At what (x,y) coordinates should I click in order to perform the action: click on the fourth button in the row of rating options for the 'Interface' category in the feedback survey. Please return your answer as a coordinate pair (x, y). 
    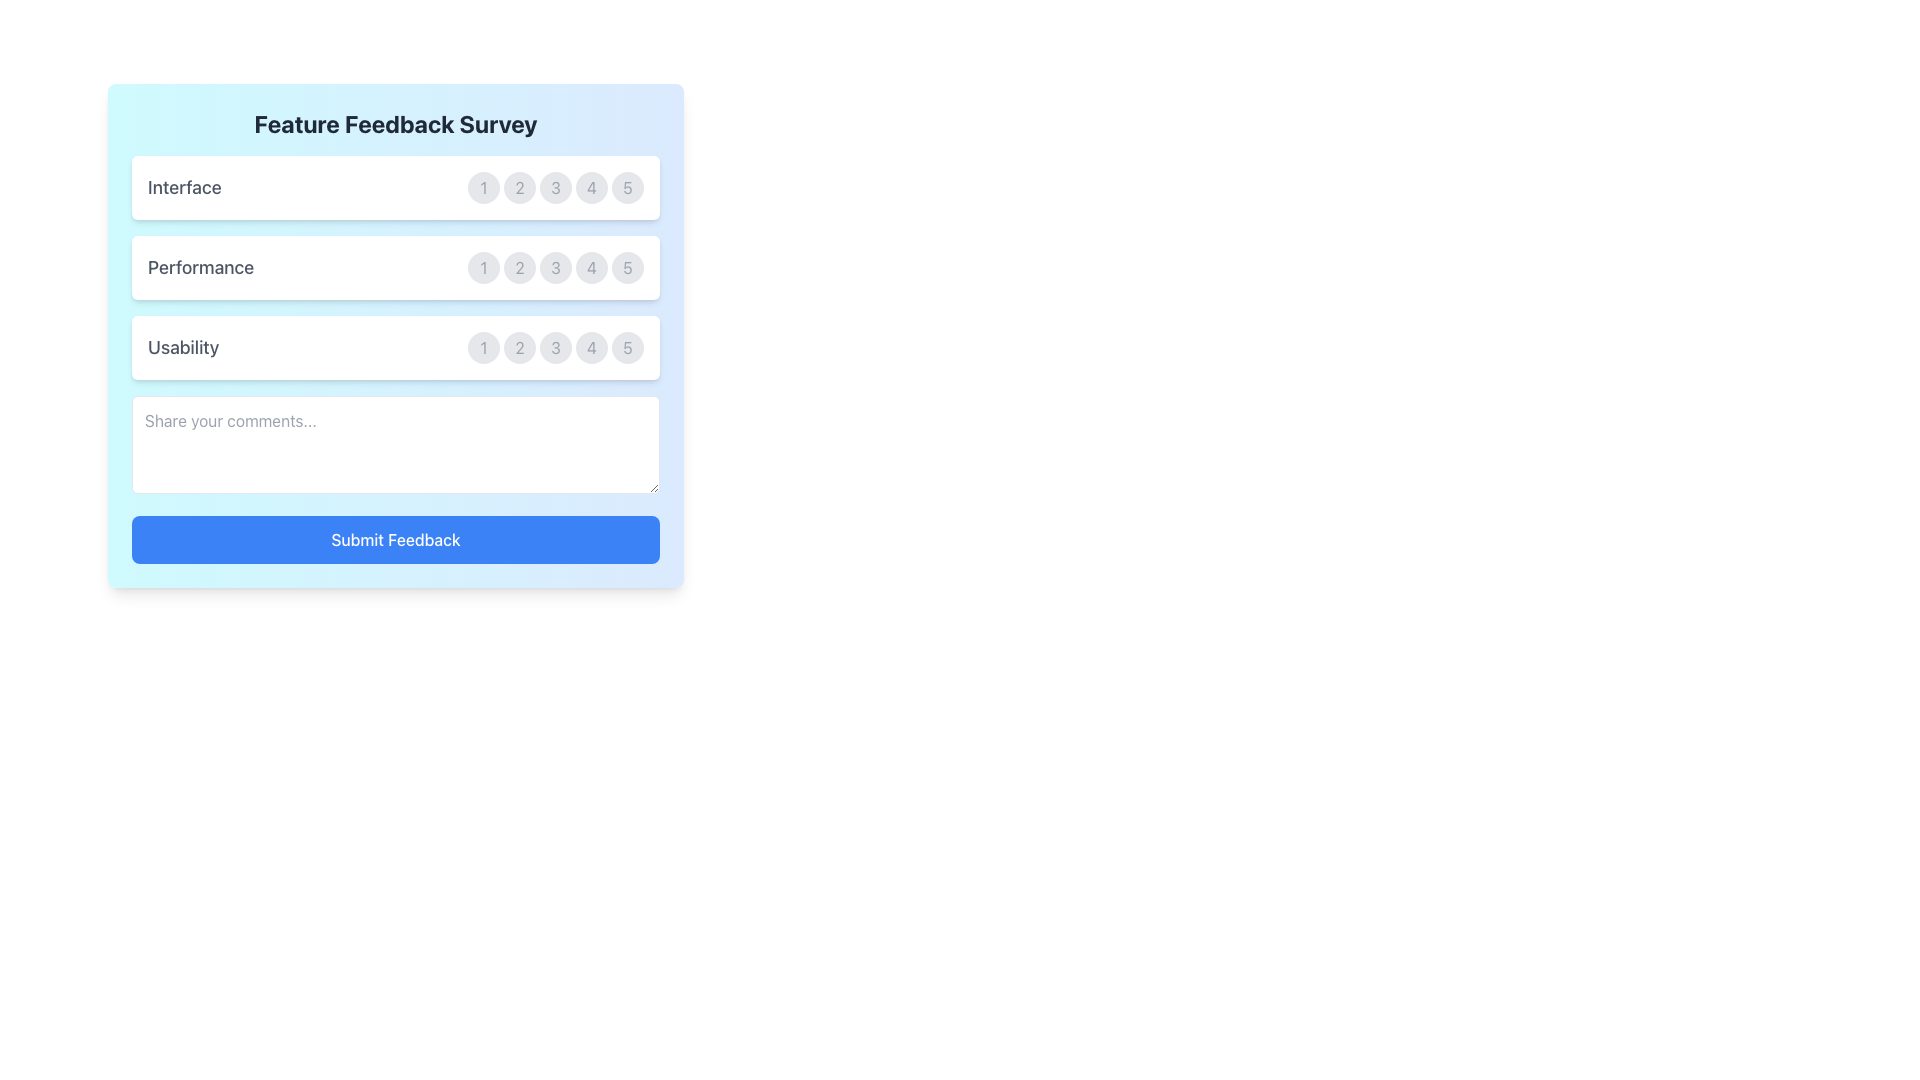
    Looking at the image, I should click on (590, 188).